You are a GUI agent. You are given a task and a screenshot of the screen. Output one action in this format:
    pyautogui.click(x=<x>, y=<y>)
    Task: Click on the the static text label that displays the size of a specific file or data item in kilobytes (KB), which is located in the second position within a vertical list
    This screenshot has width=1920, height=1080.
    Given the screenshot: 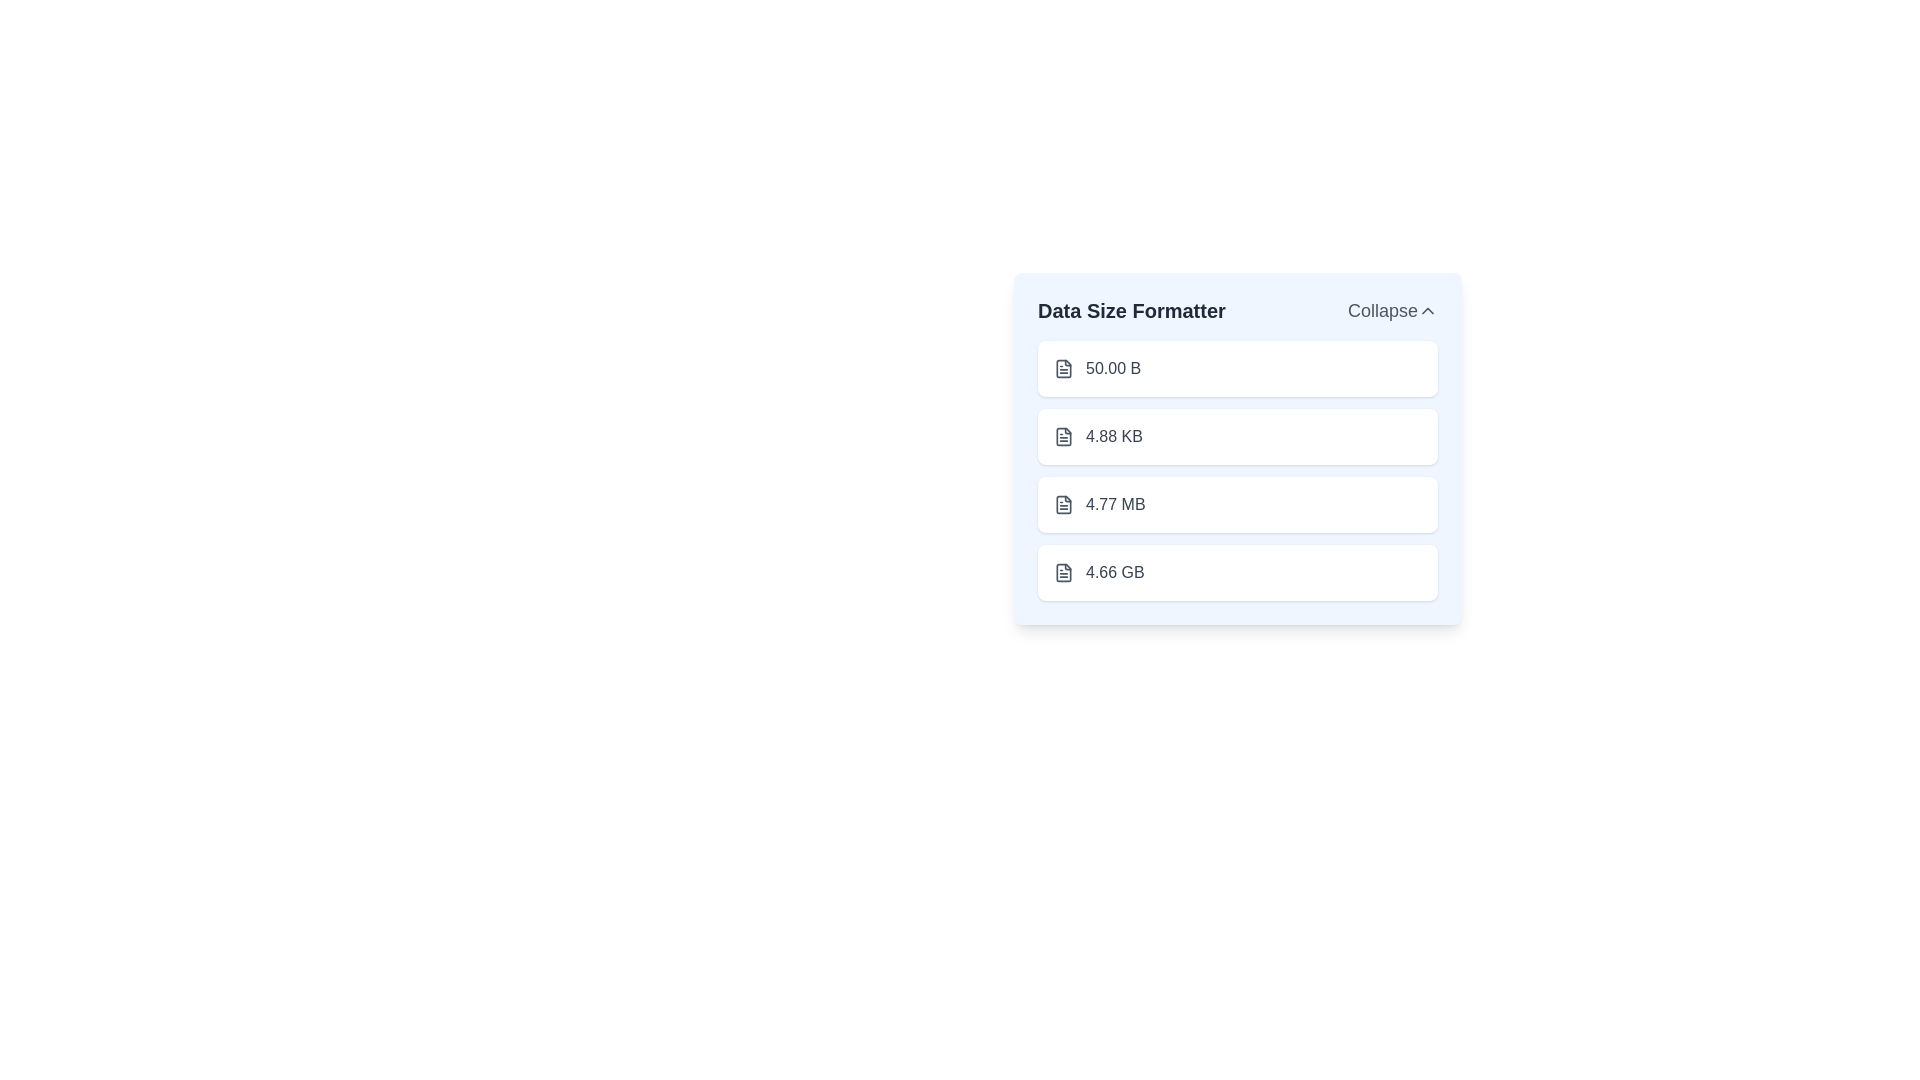 What is the action you would take?
    pyautogui.click(x=1113, y=435)
    